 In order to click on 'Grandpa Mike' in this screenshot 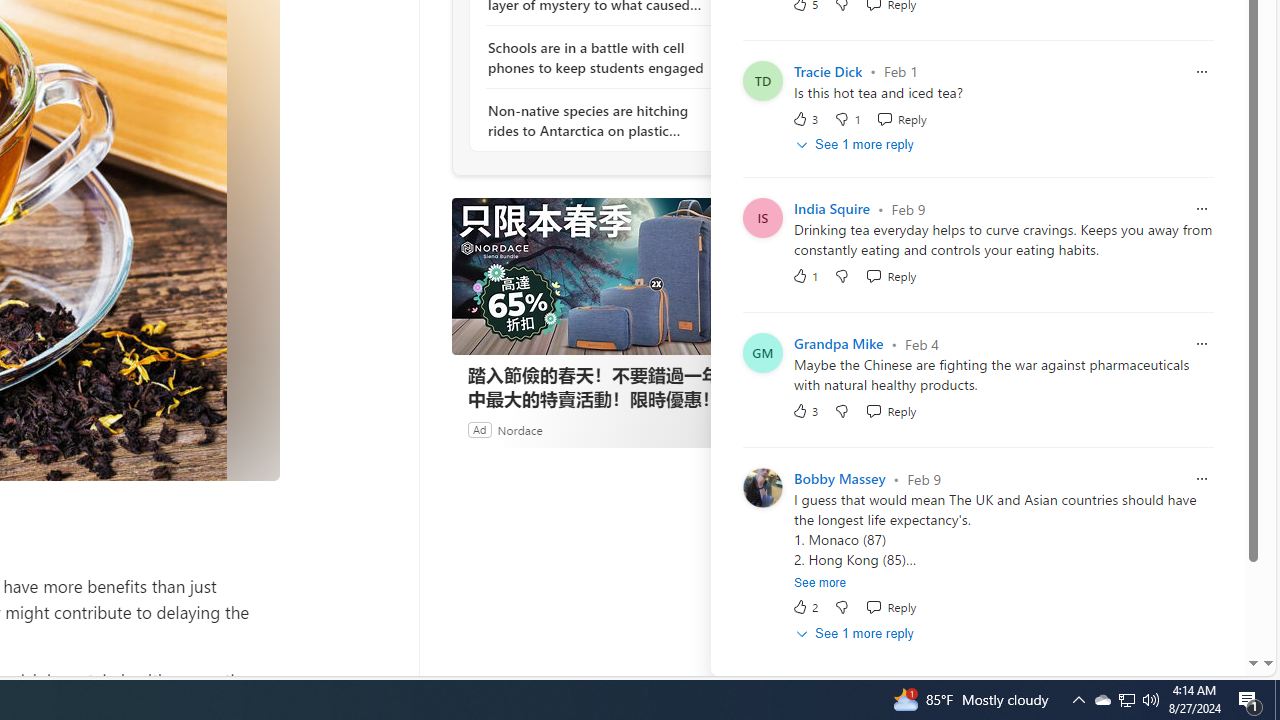, I will do `click(839, 343)`.